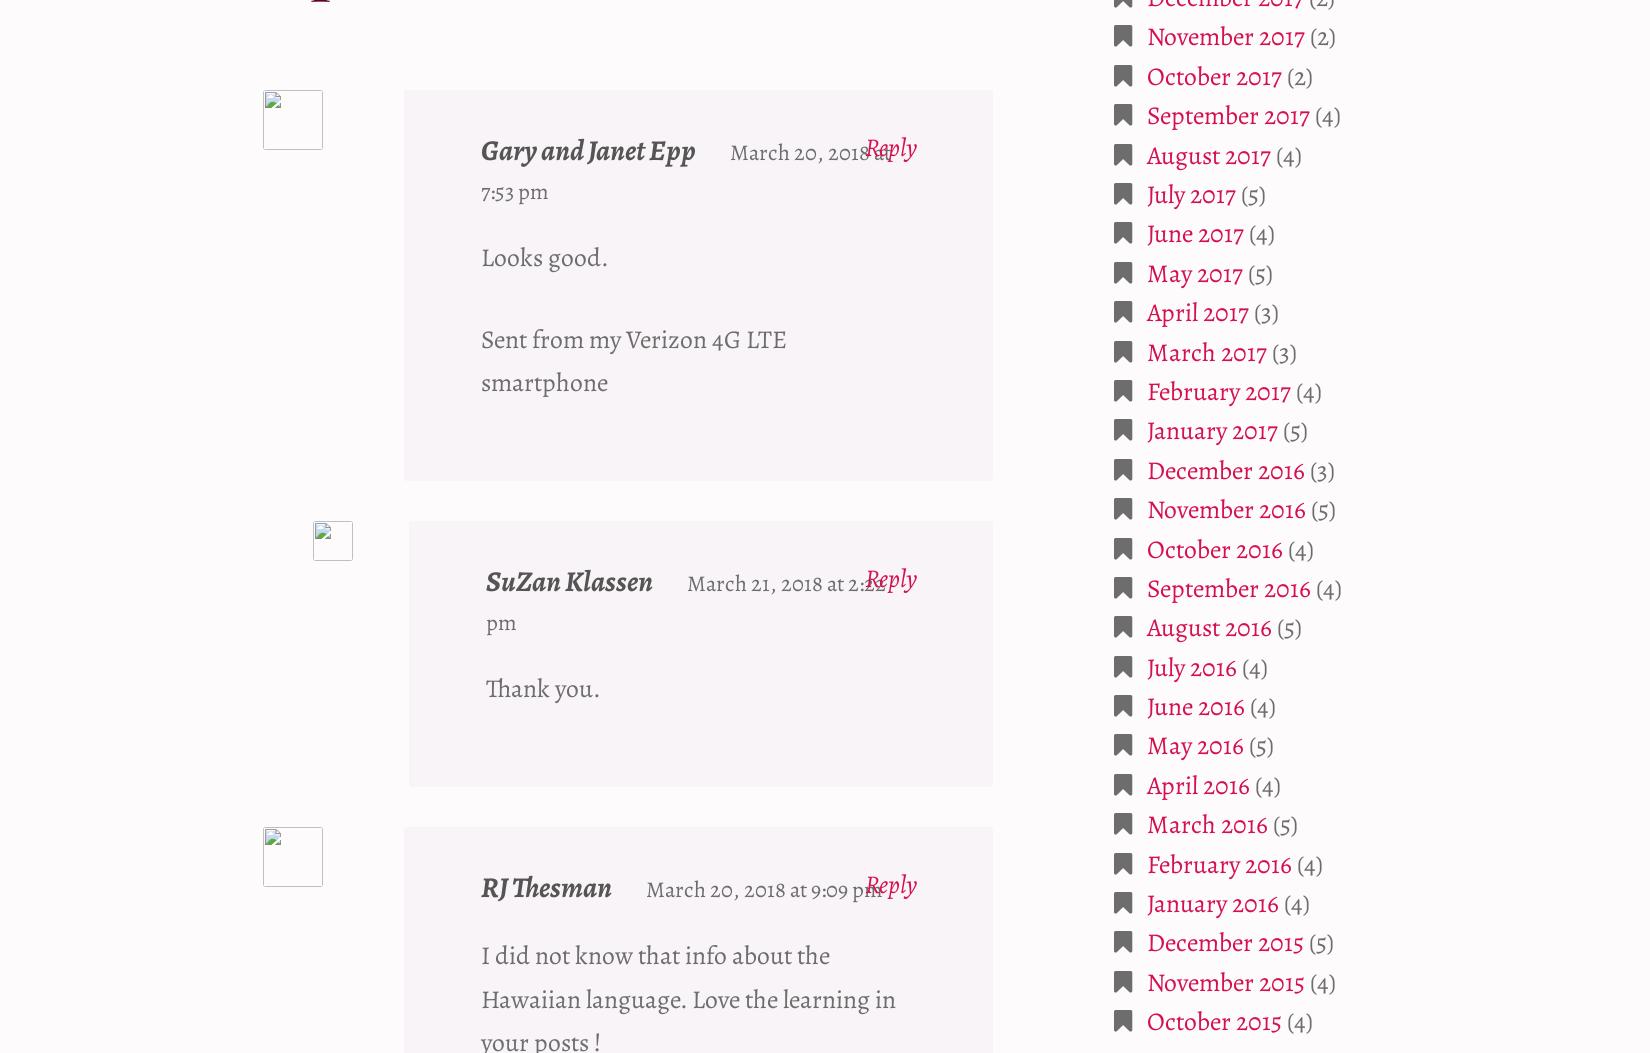 Image resolution: width=1650 pixels, height=1053 pixels. What do you see at coordinates (542, 688) in the screenshot?
I see `'Thank you.'` at bounding box center [542, 688].